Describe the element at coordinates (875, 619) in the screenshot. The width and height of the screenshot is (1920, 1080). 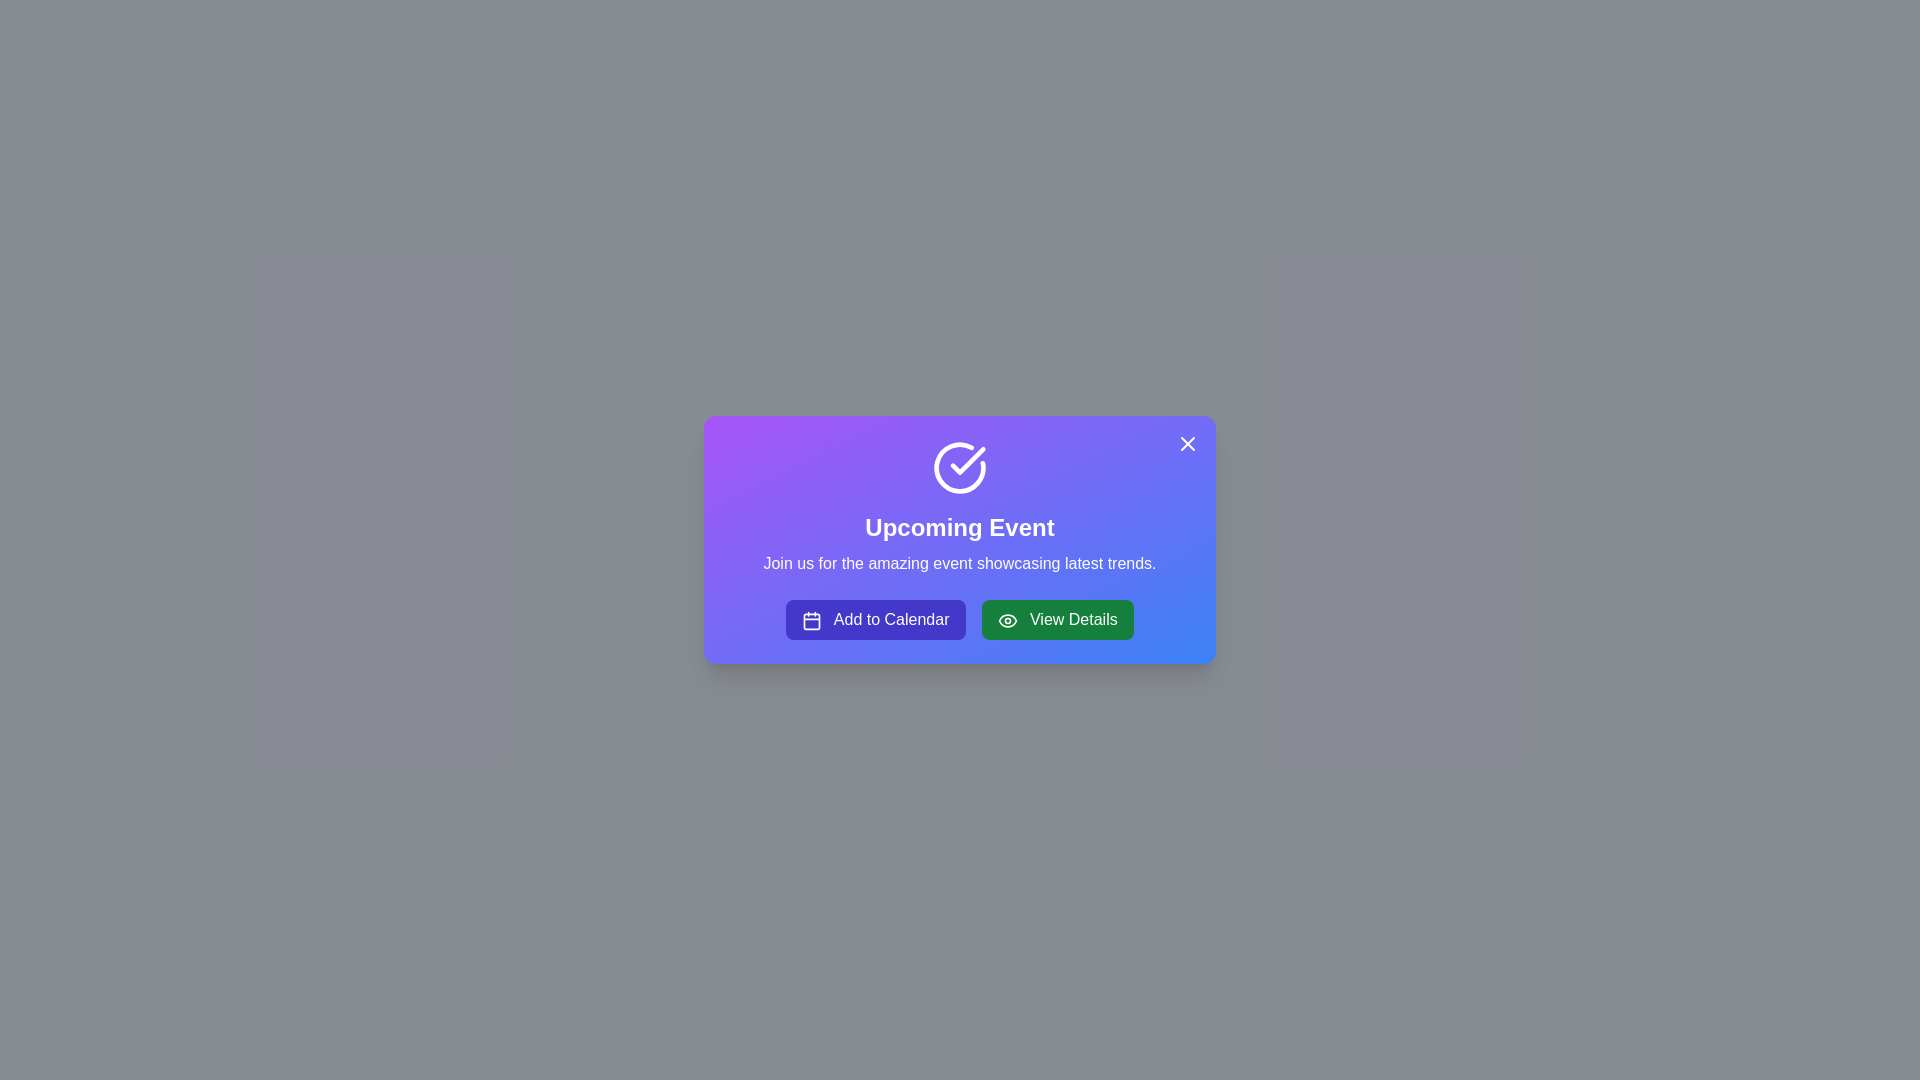
I see `'Add to Calendar' button to trigger its associated action` at that location.